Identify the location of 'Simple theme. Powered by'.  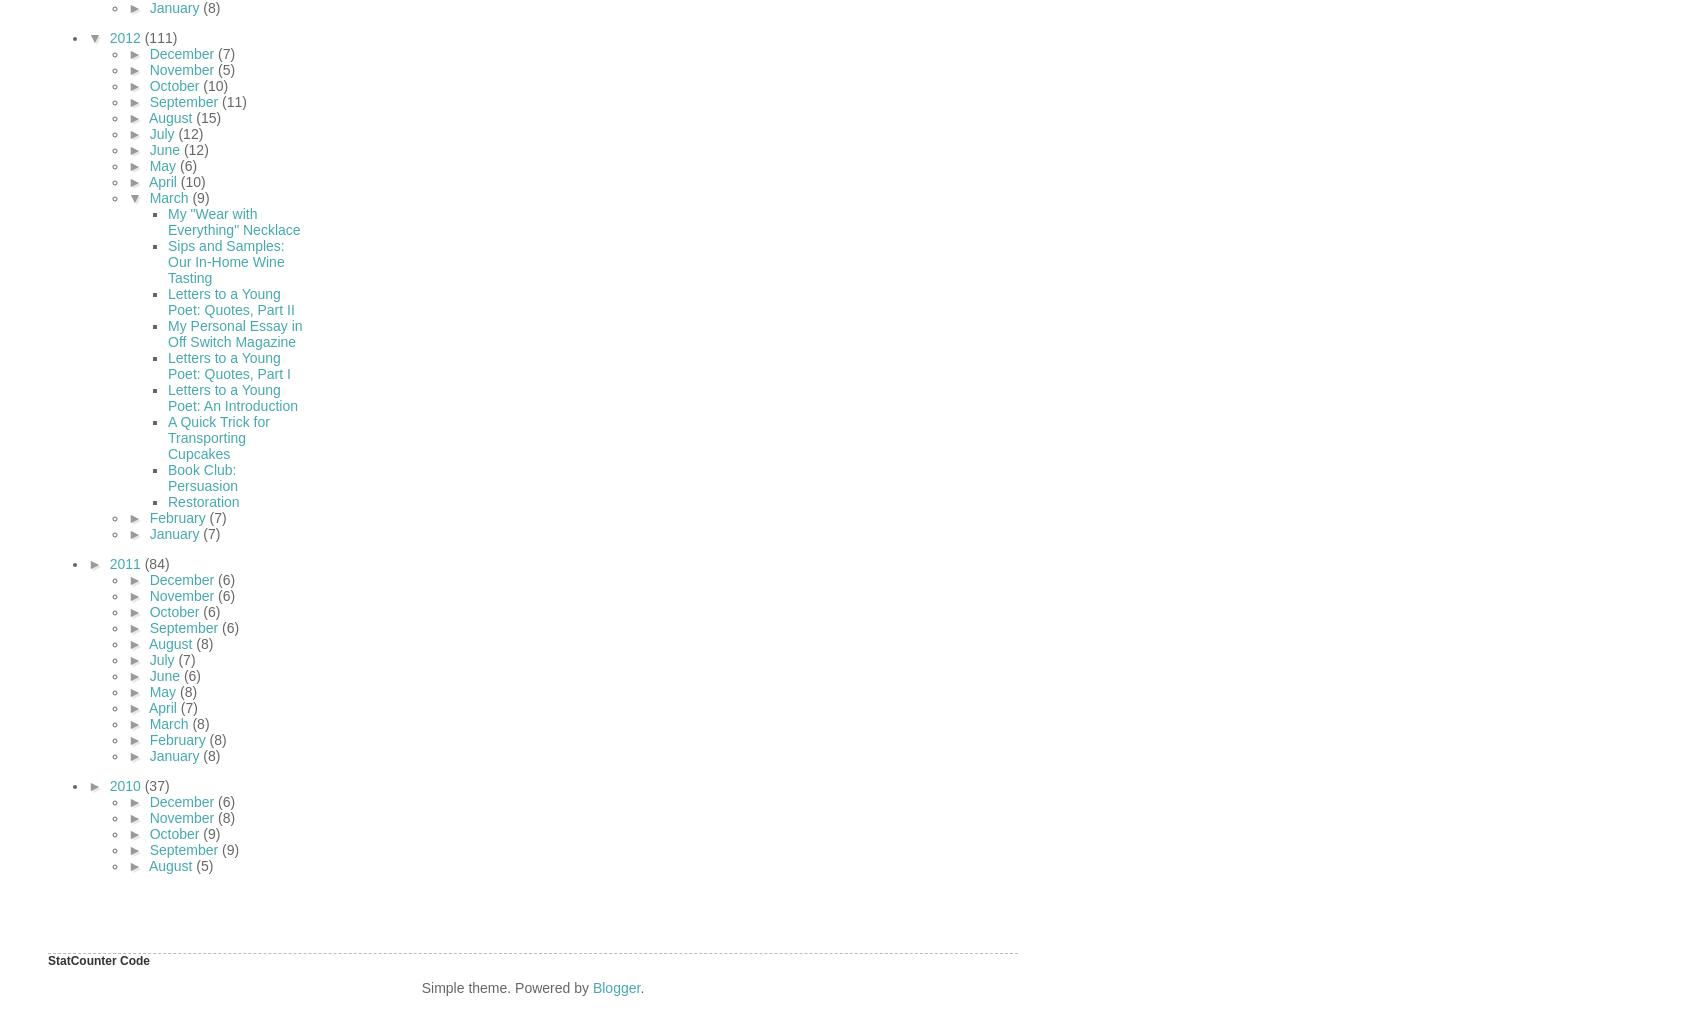
(506, 986).